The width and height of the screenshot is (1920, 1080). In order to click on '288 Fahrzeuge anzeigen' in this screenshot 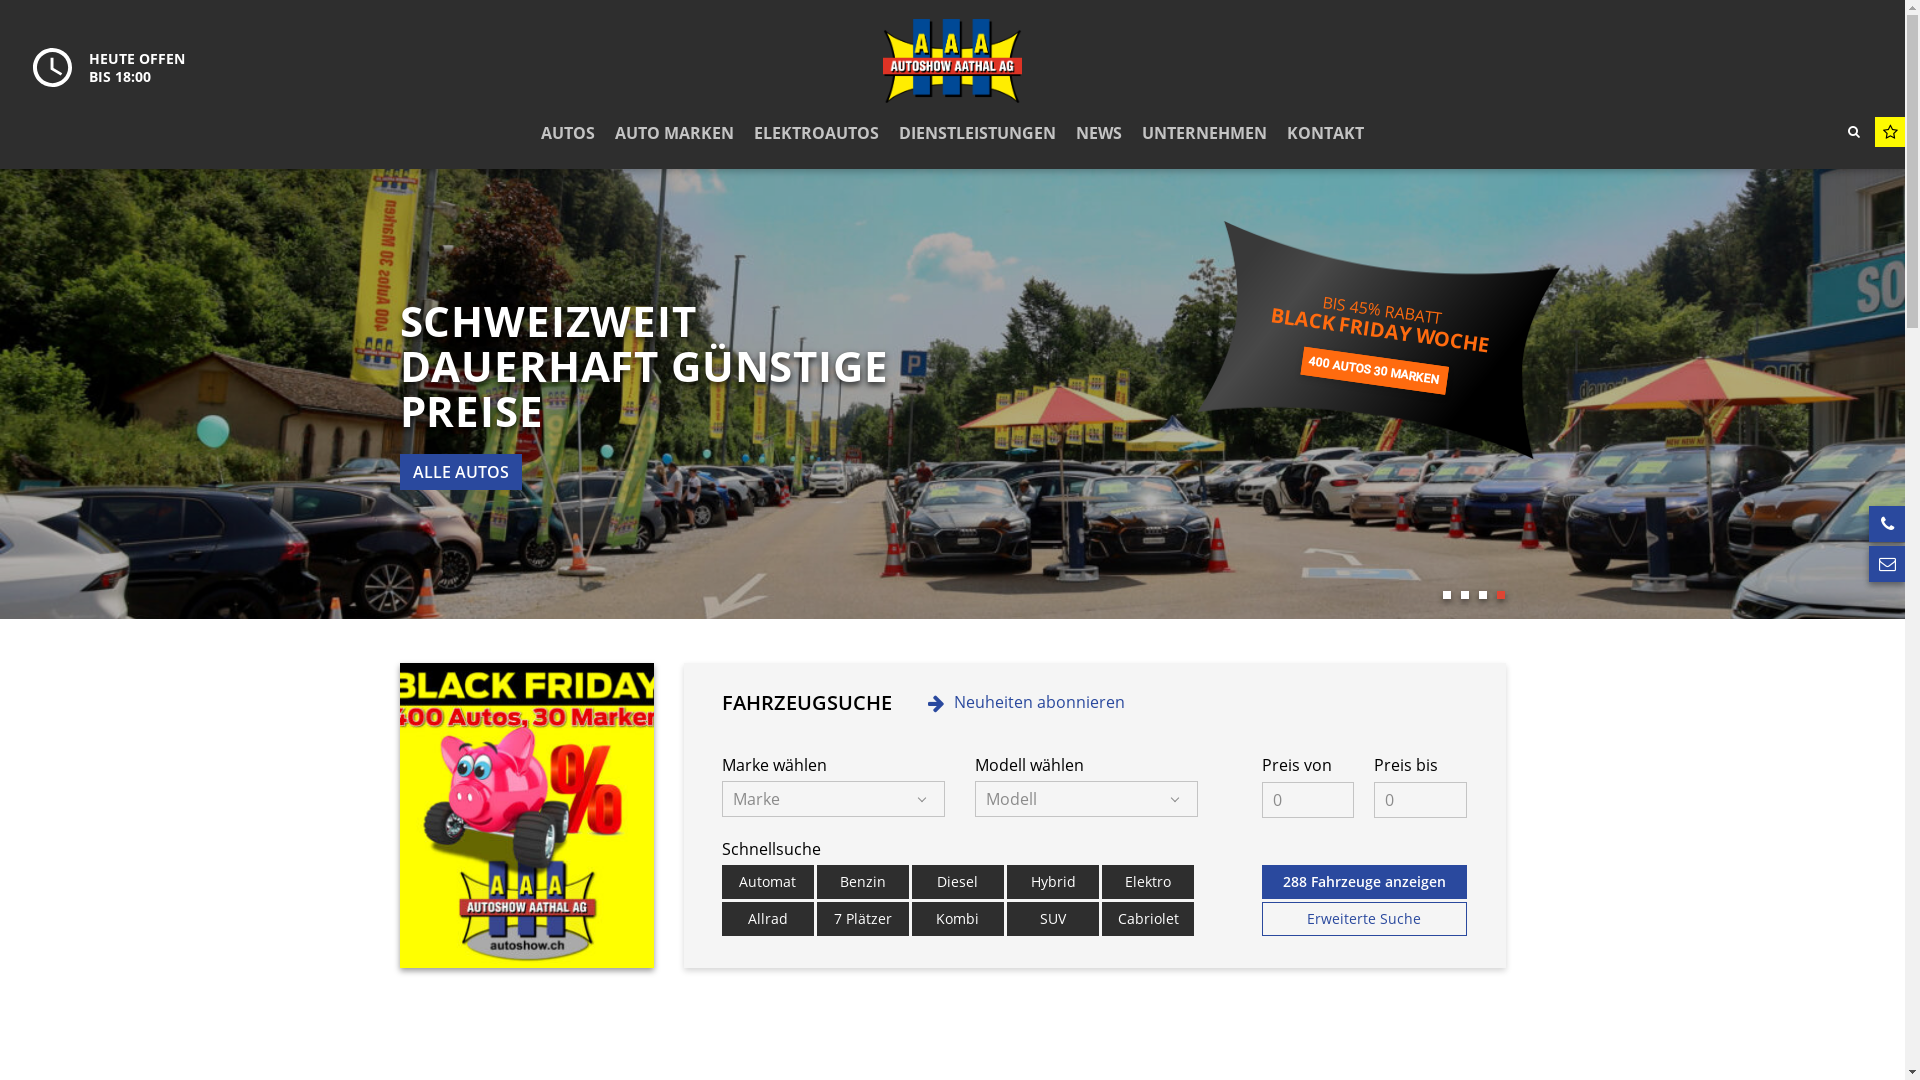, I will do `click(1363, 881)`.